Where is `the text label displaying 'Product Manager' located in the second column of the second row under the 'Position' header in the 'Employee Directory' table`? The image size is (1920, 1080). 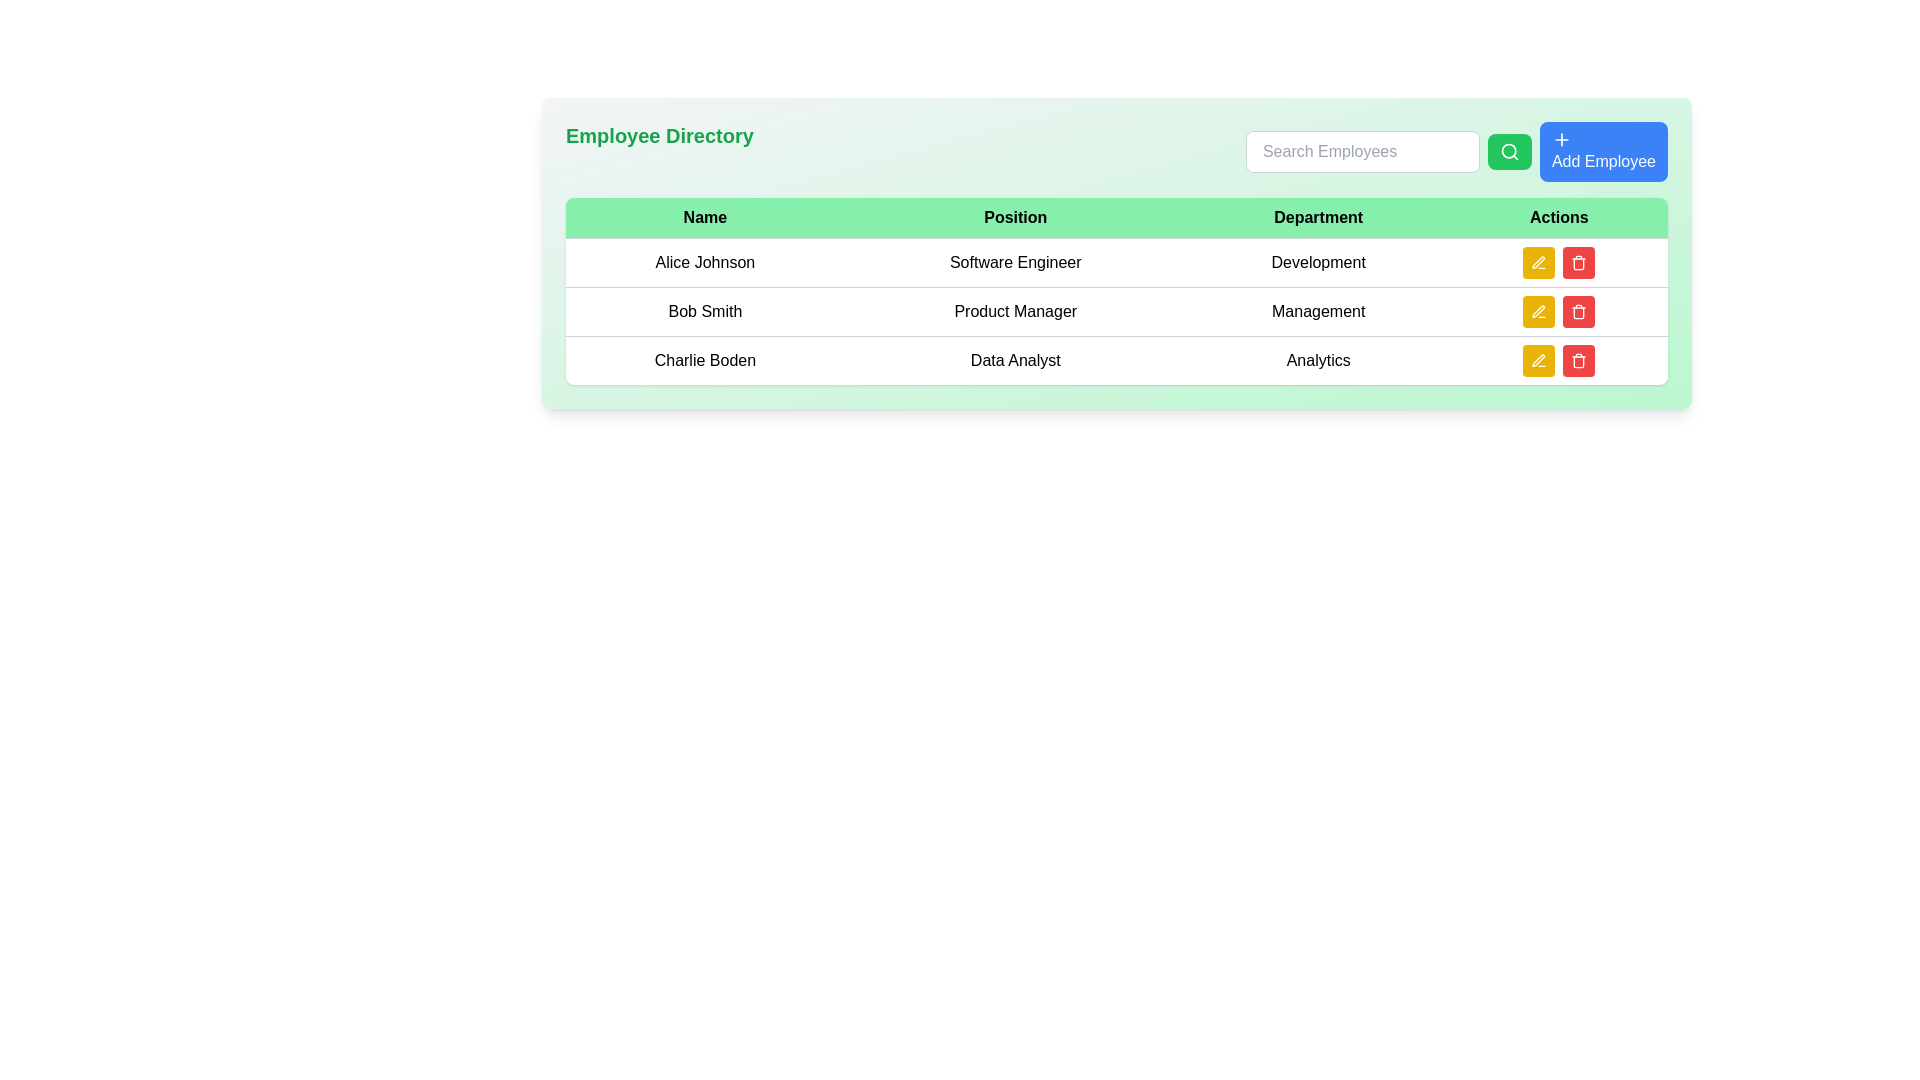 the text label displaying 'Product Manager' located in the second column of the second row under the 'Position' header in the 'Employee Directory' table is located at coordinates (1015, 312).